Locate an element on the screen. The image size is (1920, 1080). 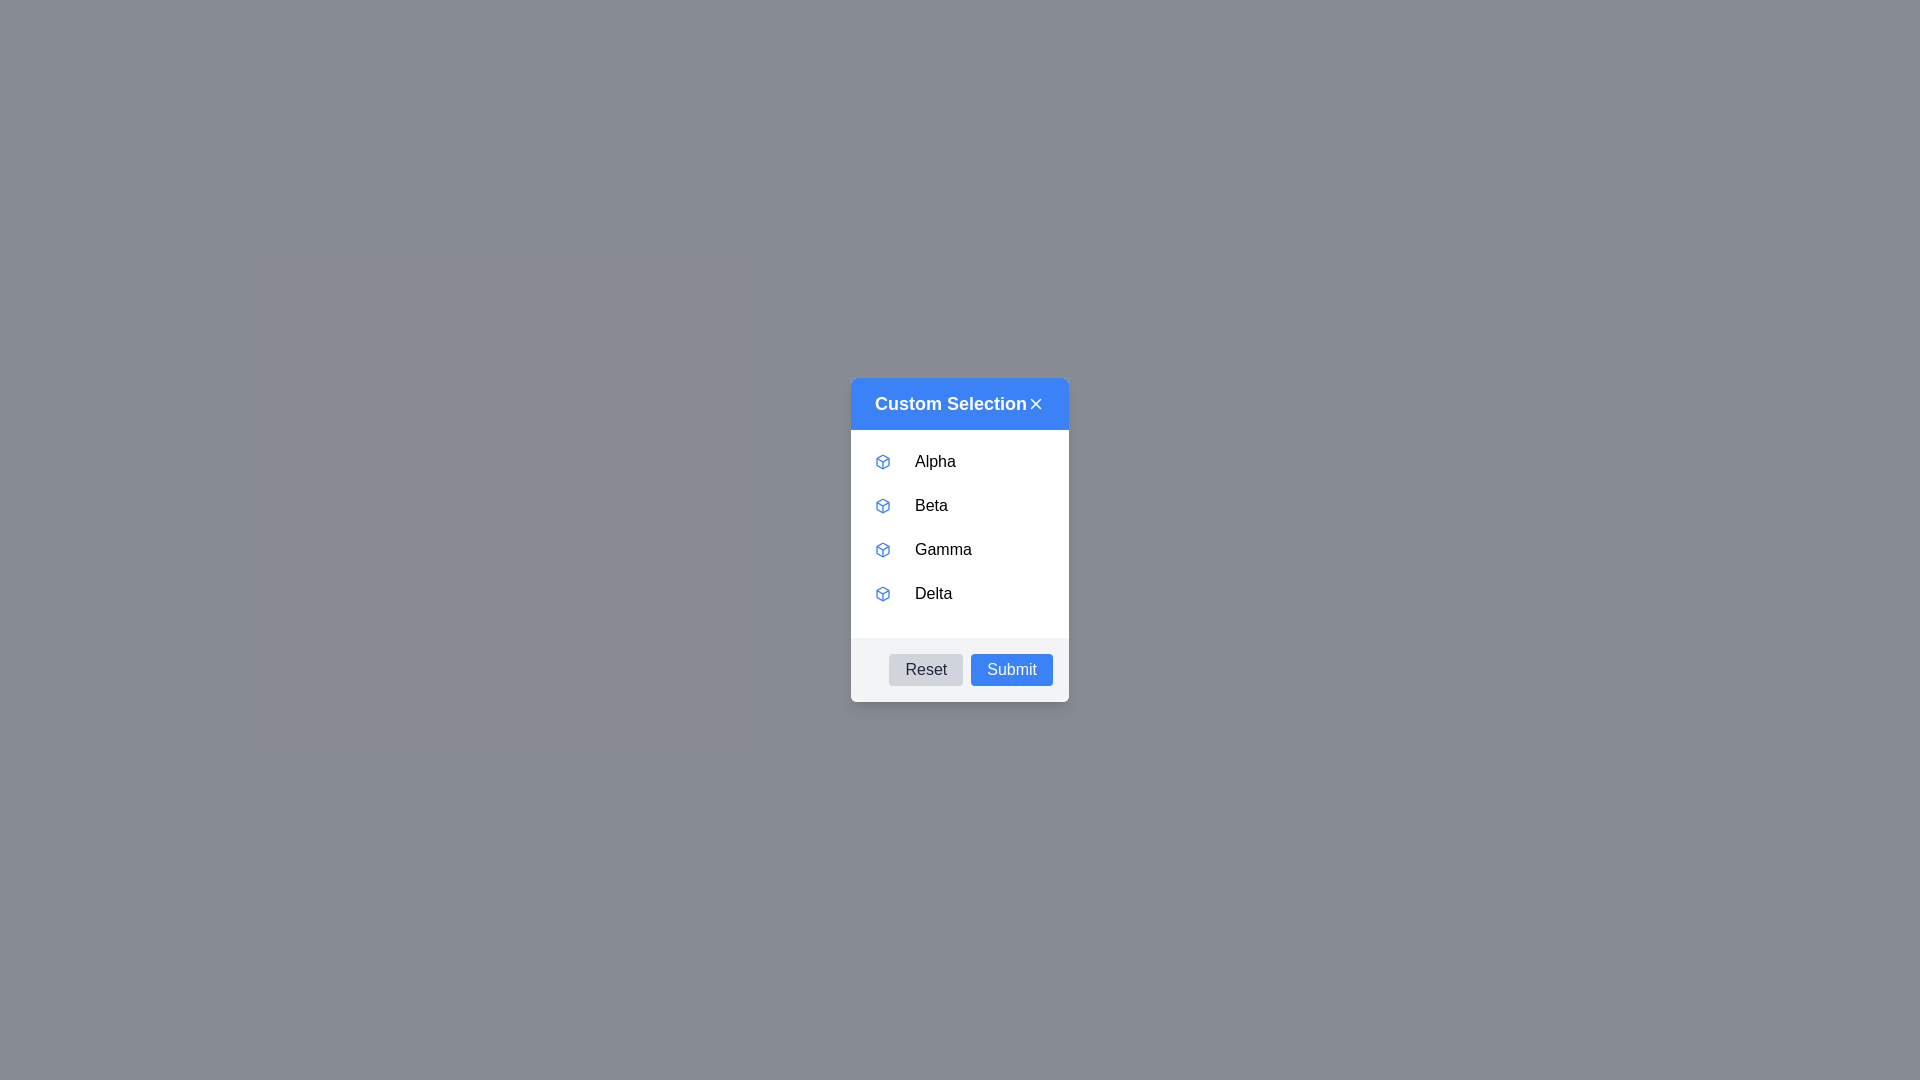
the second icon in the vertical list next to the 'Beta' text in the 'Custom Selection' modal is located at coordinates (882, 504).